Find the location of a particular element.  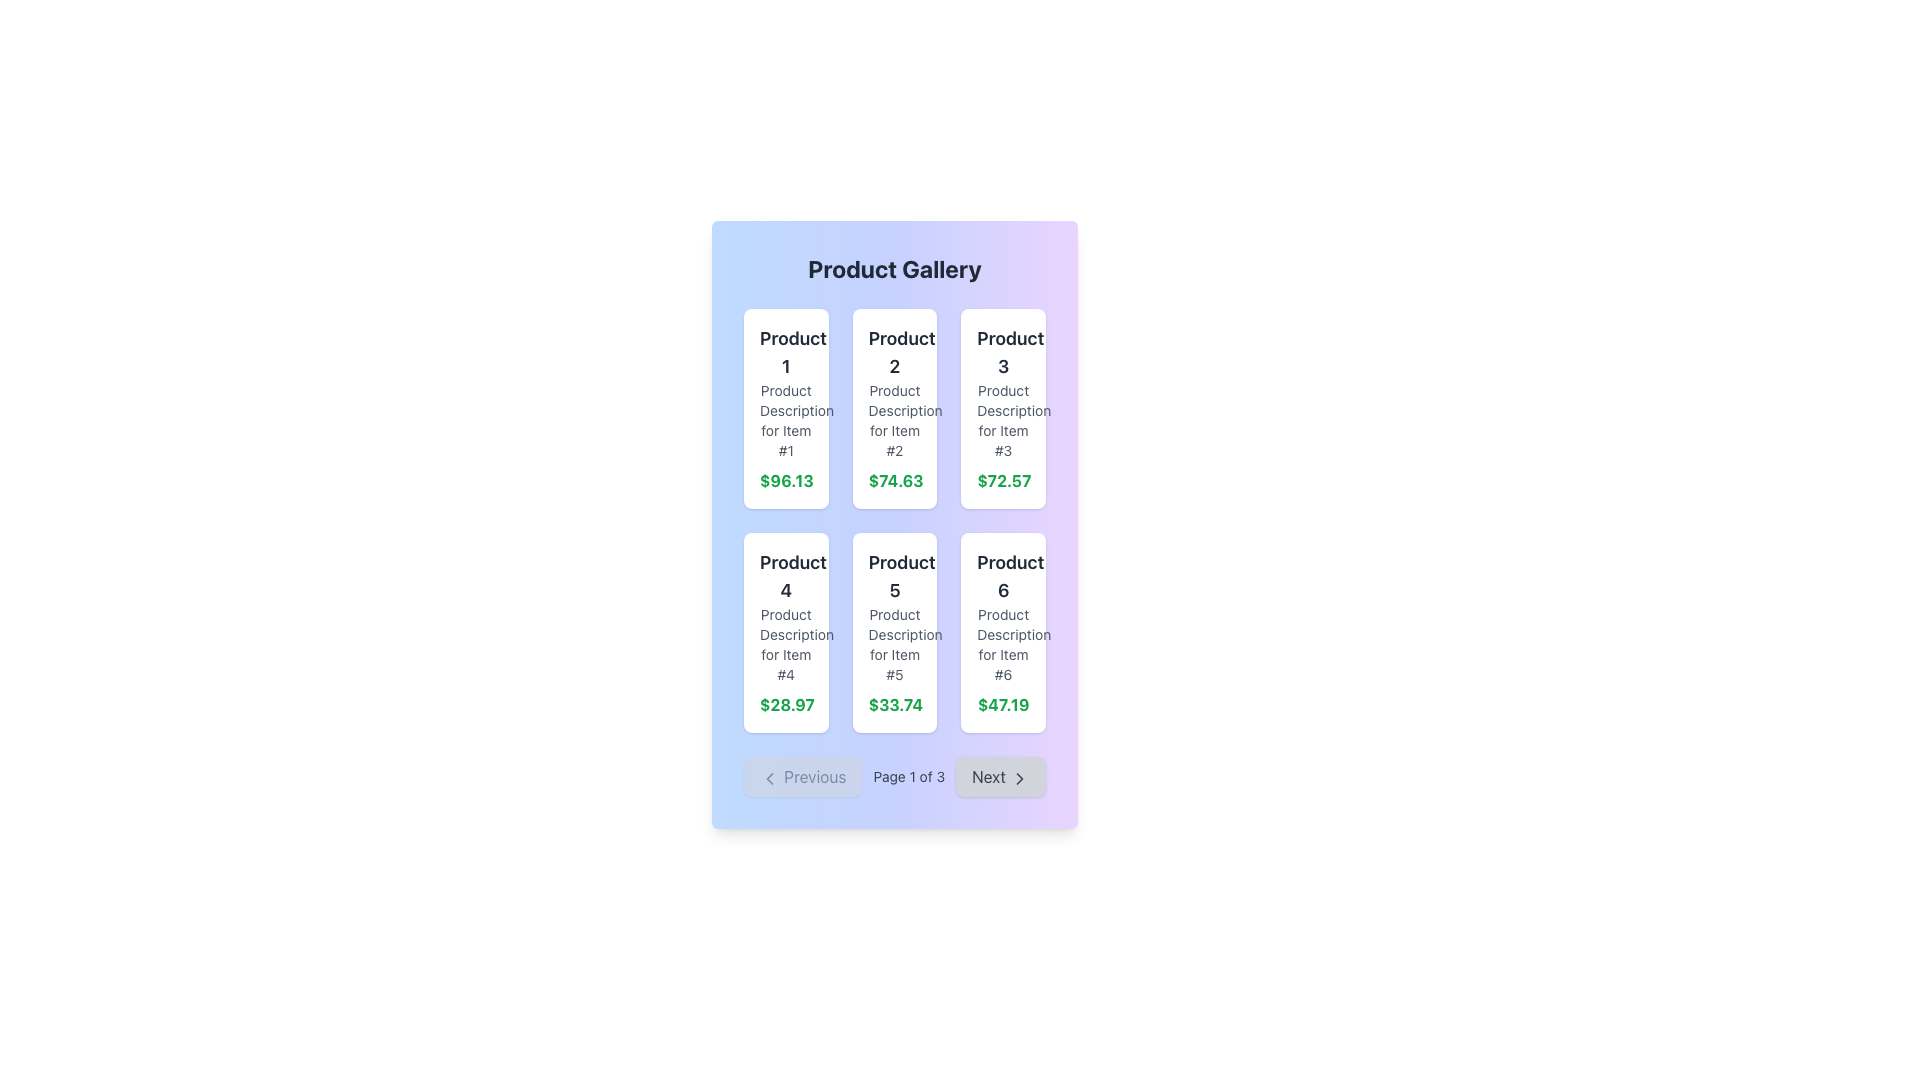

the text element providing additional details about 'Product 1', positioned below the title and above the price is located at coordinates (785, 419).